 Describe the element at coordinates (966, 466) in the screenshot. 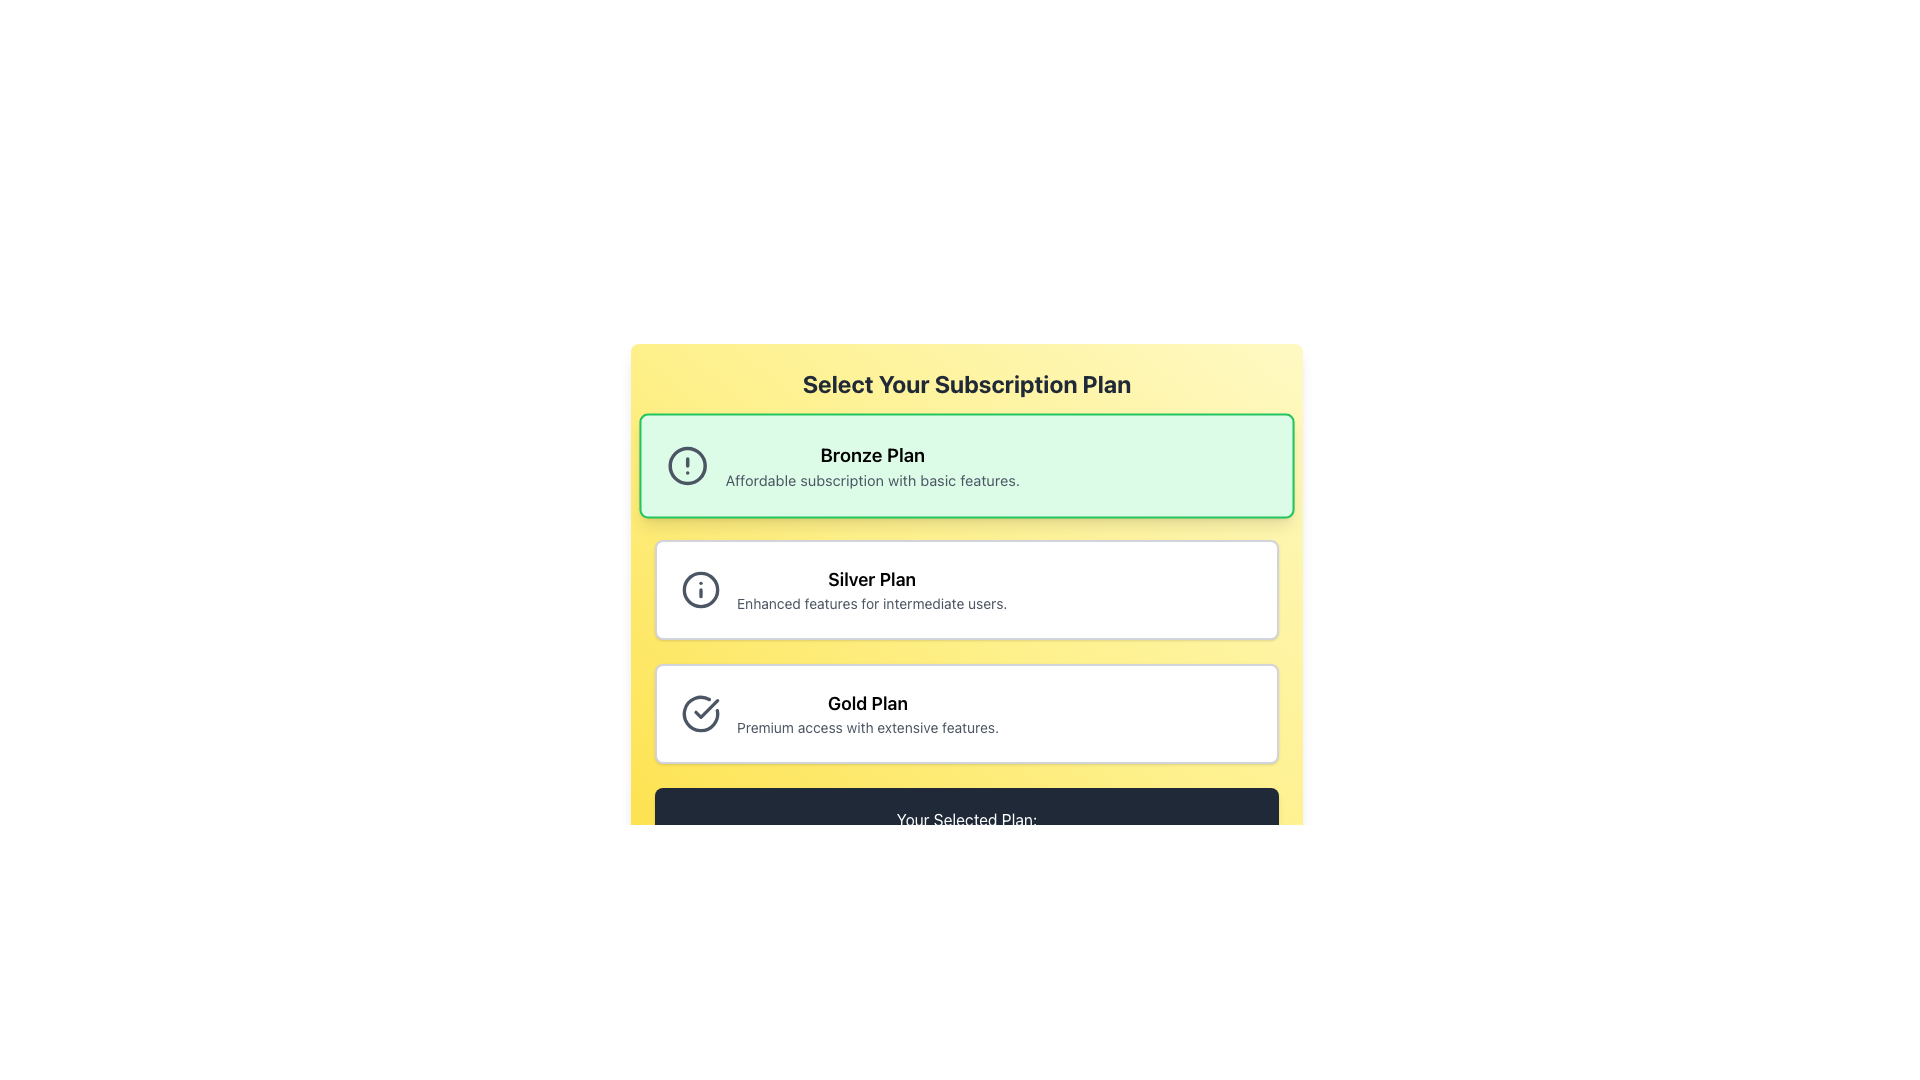

I see `the Bronze tier subscription plan card which is the first card in a vertical list of subscription options` at that location.